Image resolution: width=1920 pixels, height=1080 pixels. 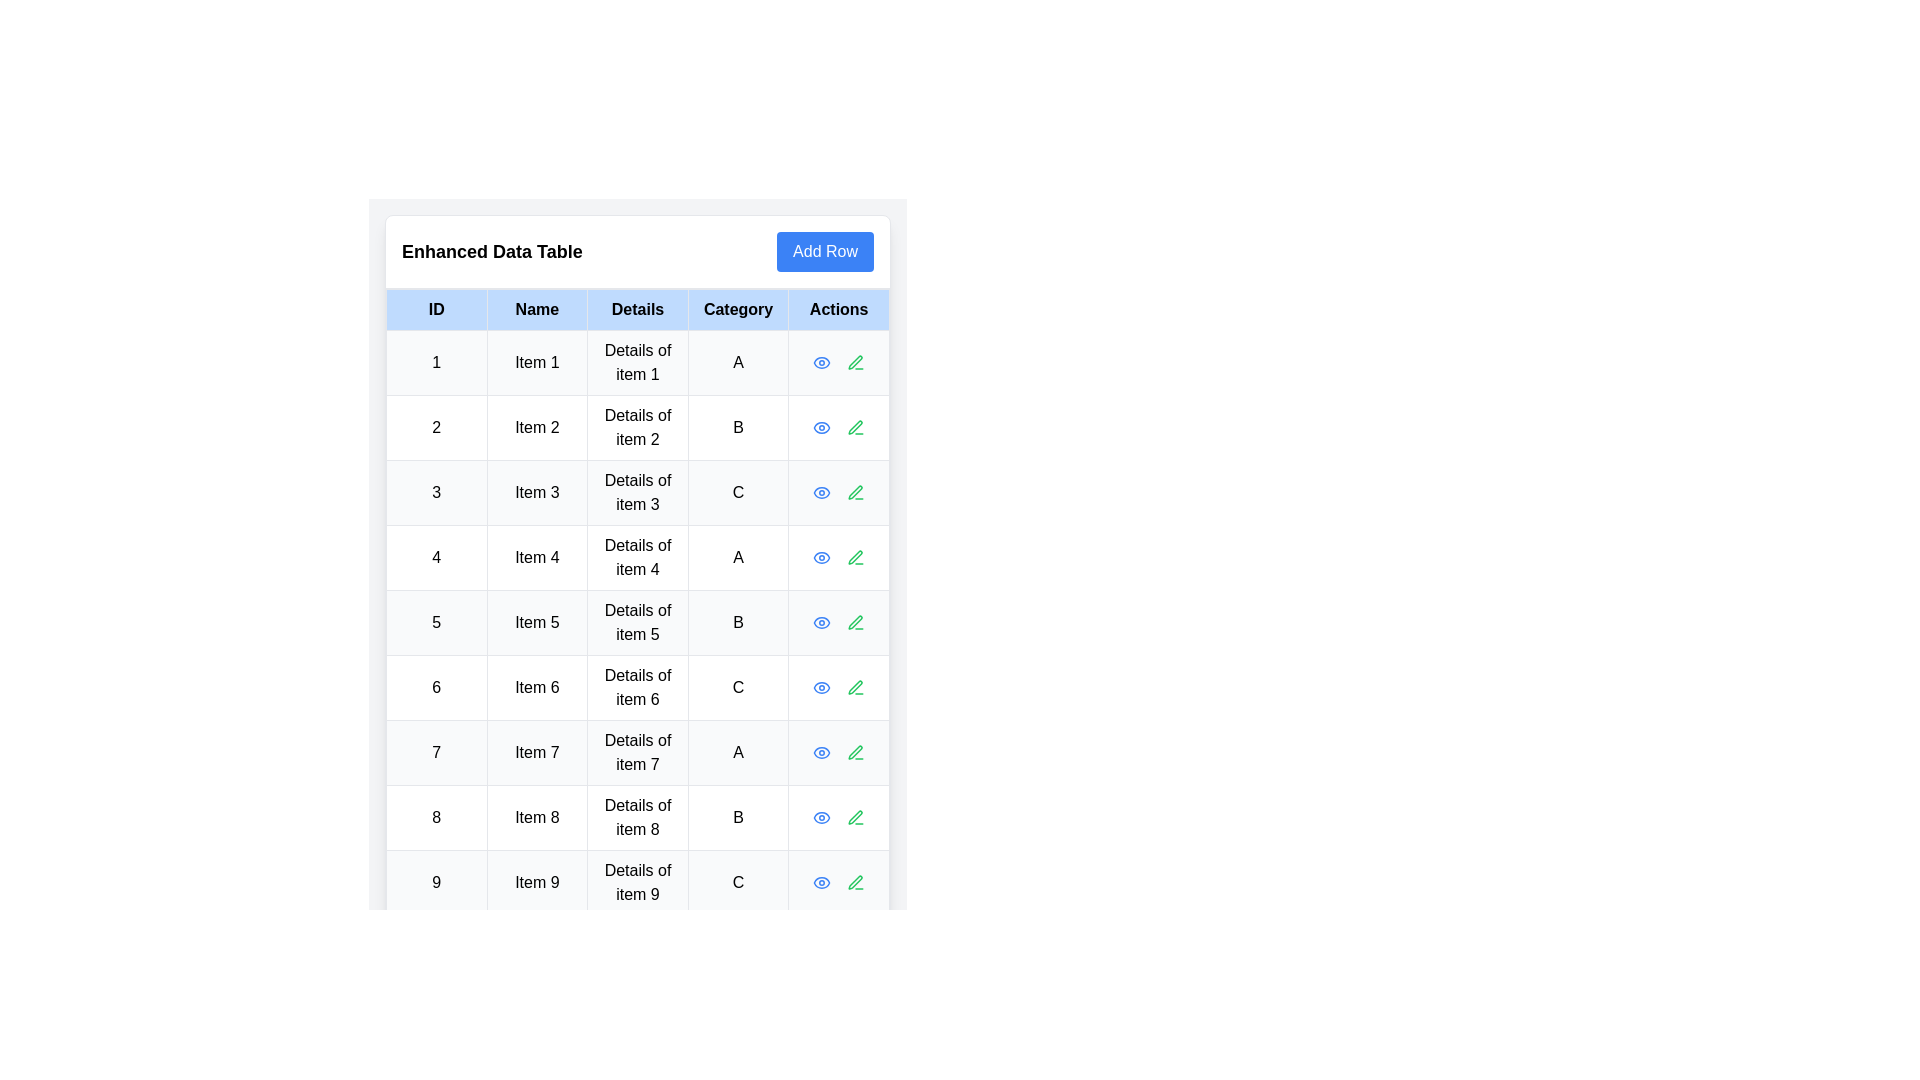 What do you see at coordinates (855, 752) in the screenshot?
I see `the pen icon in the 'Actions' column of the seventh row to initiate editing, which is located next to the green 'eye' icon and is the only pen icon in this area` at bounding box center [855, 752].